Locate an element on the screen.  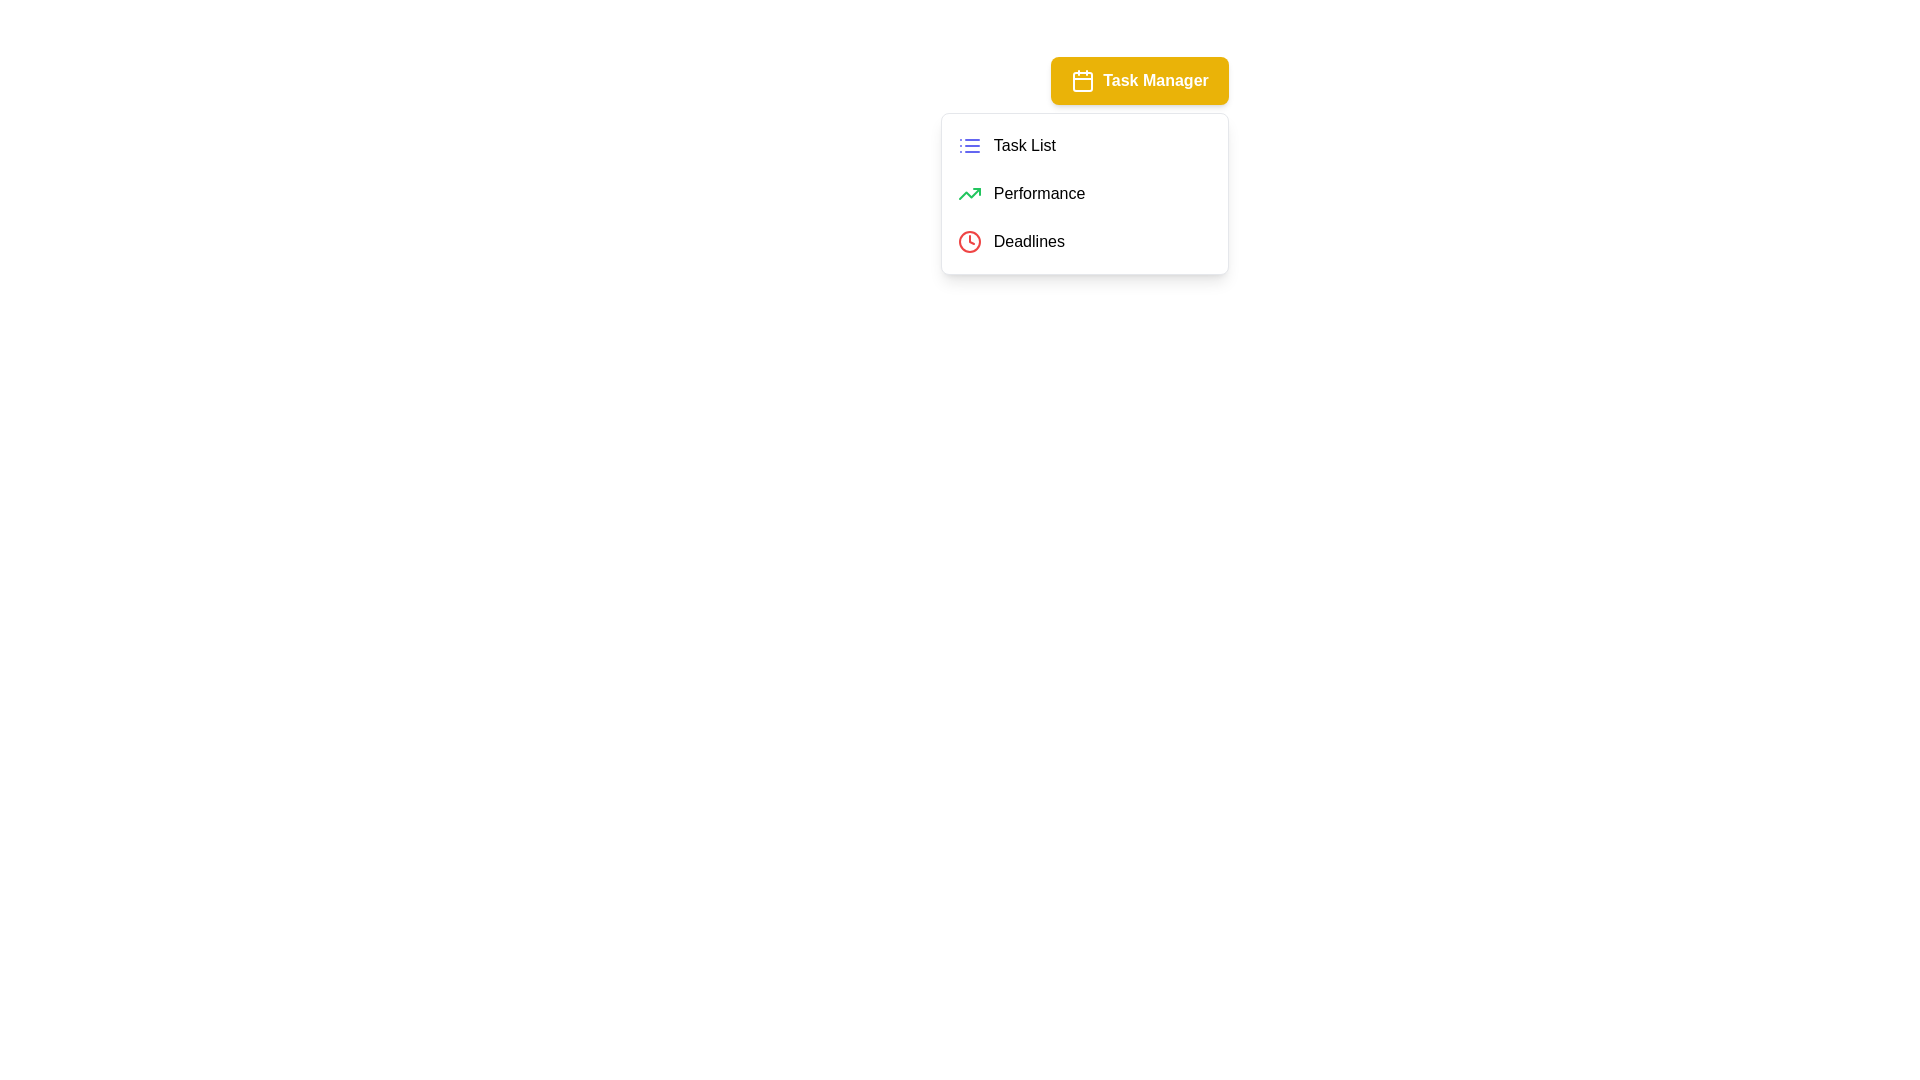
the menu item Deadlines to observe the visual feedback is located at coordinates (1083, 241).